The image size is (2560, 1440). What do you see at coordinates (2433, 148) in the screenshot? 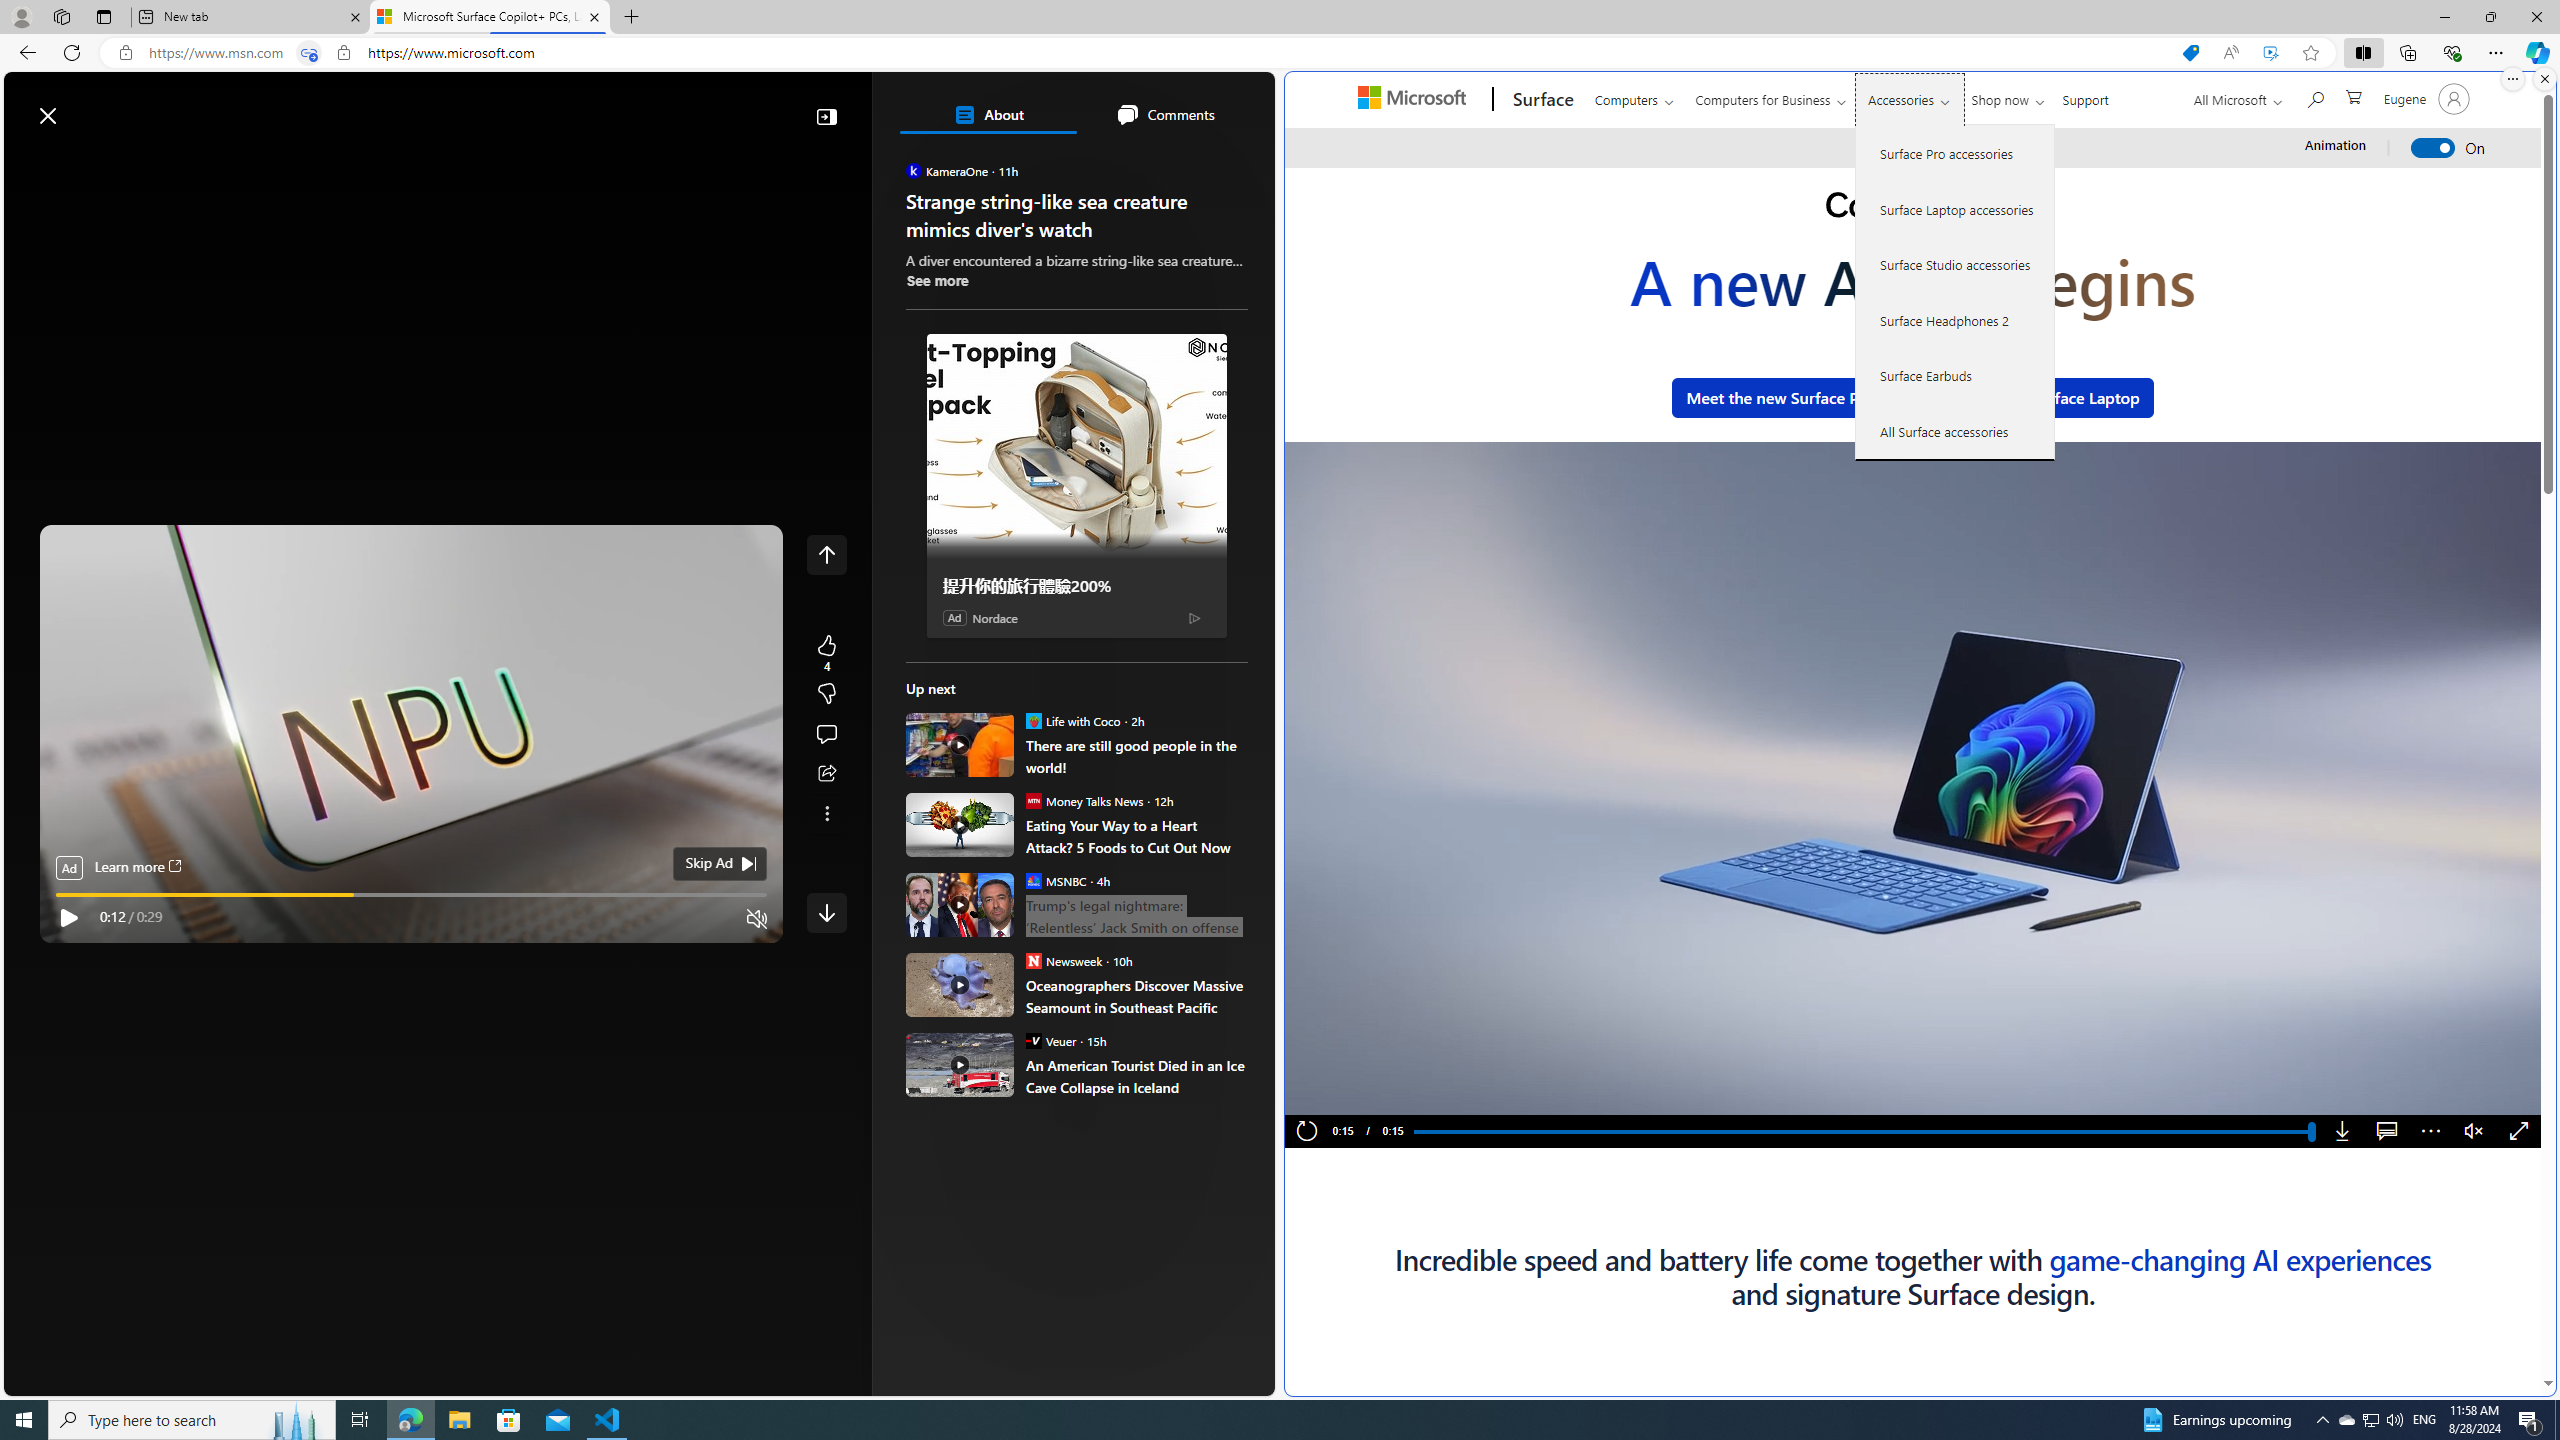
I see `'Animation On'` at bounding box center [2433, 148].